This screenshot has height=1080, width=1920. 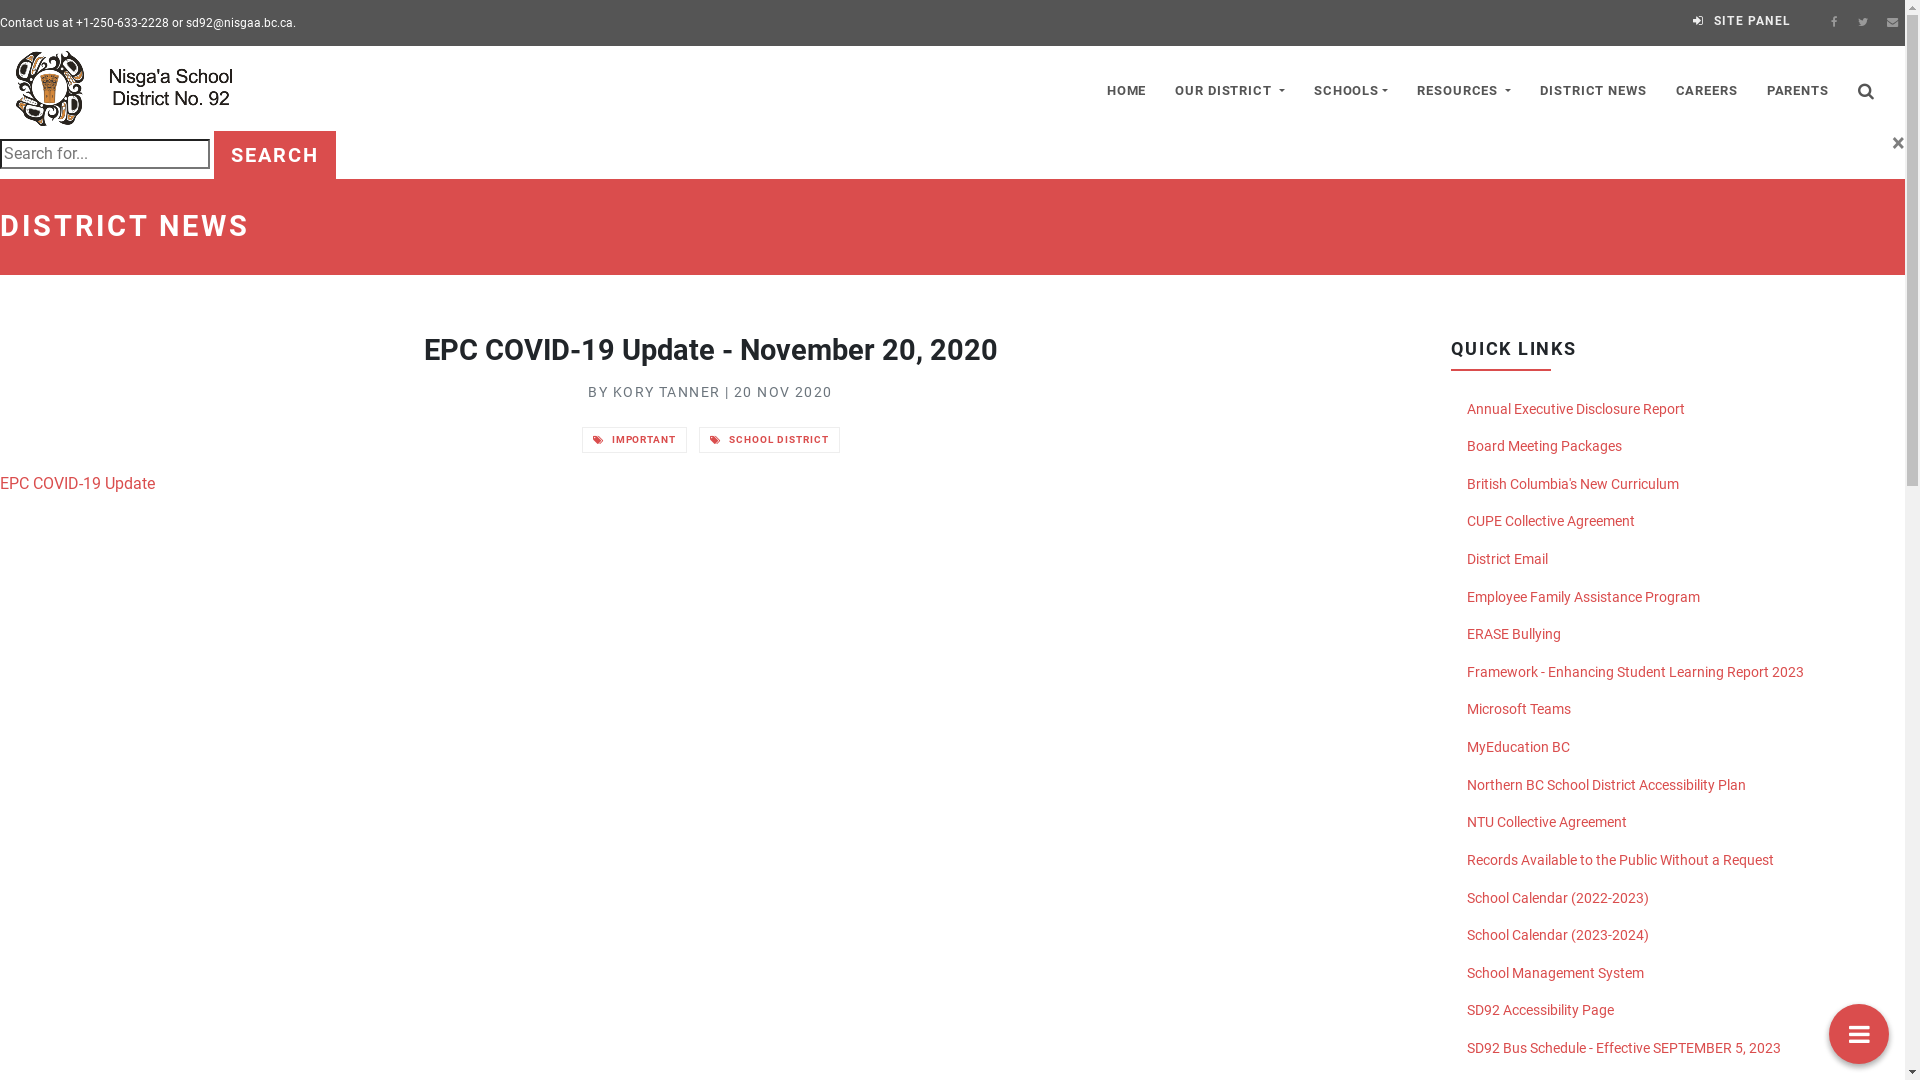 What do you see at coordinates (77, 483) in the screenshot?
I see `'EPC COVID-19 Update'` at bounding box center [77, 483].